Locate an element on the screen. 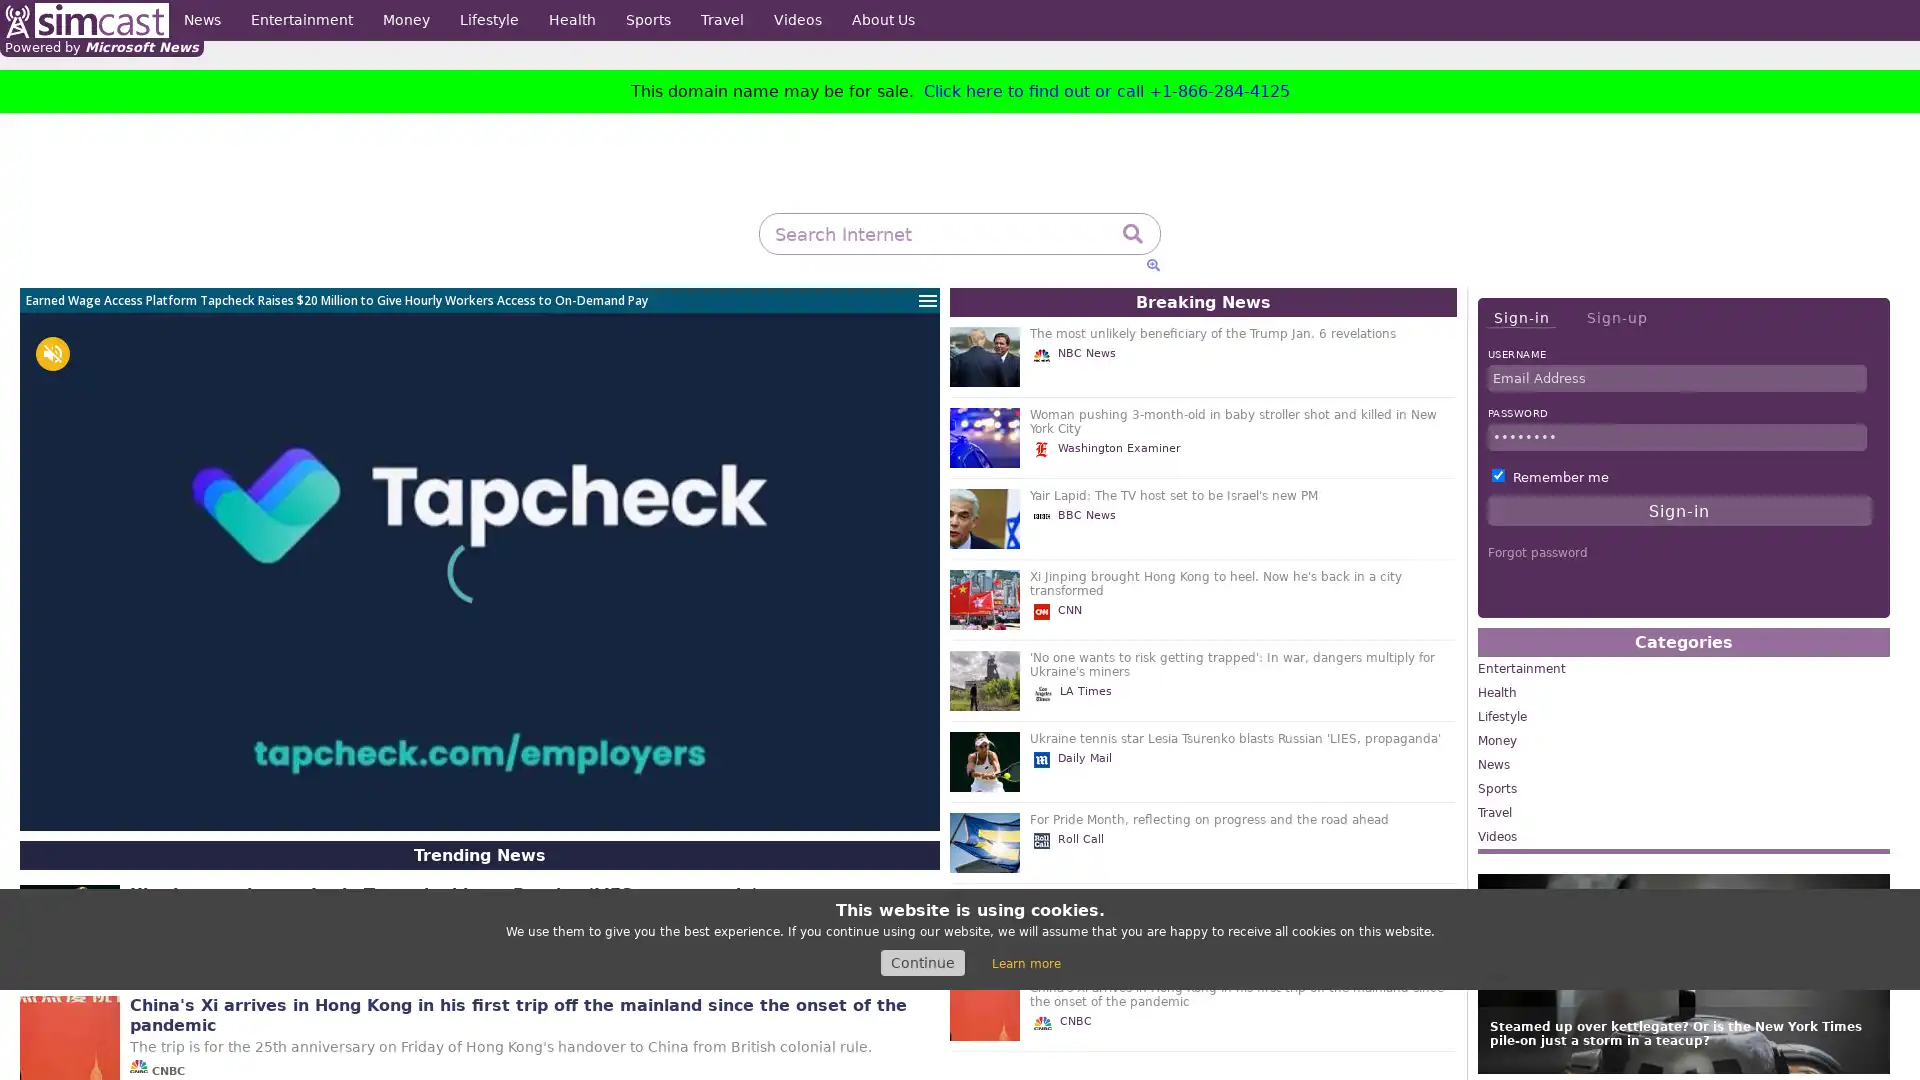  Sign-in is located at coordinates (1679, 509).